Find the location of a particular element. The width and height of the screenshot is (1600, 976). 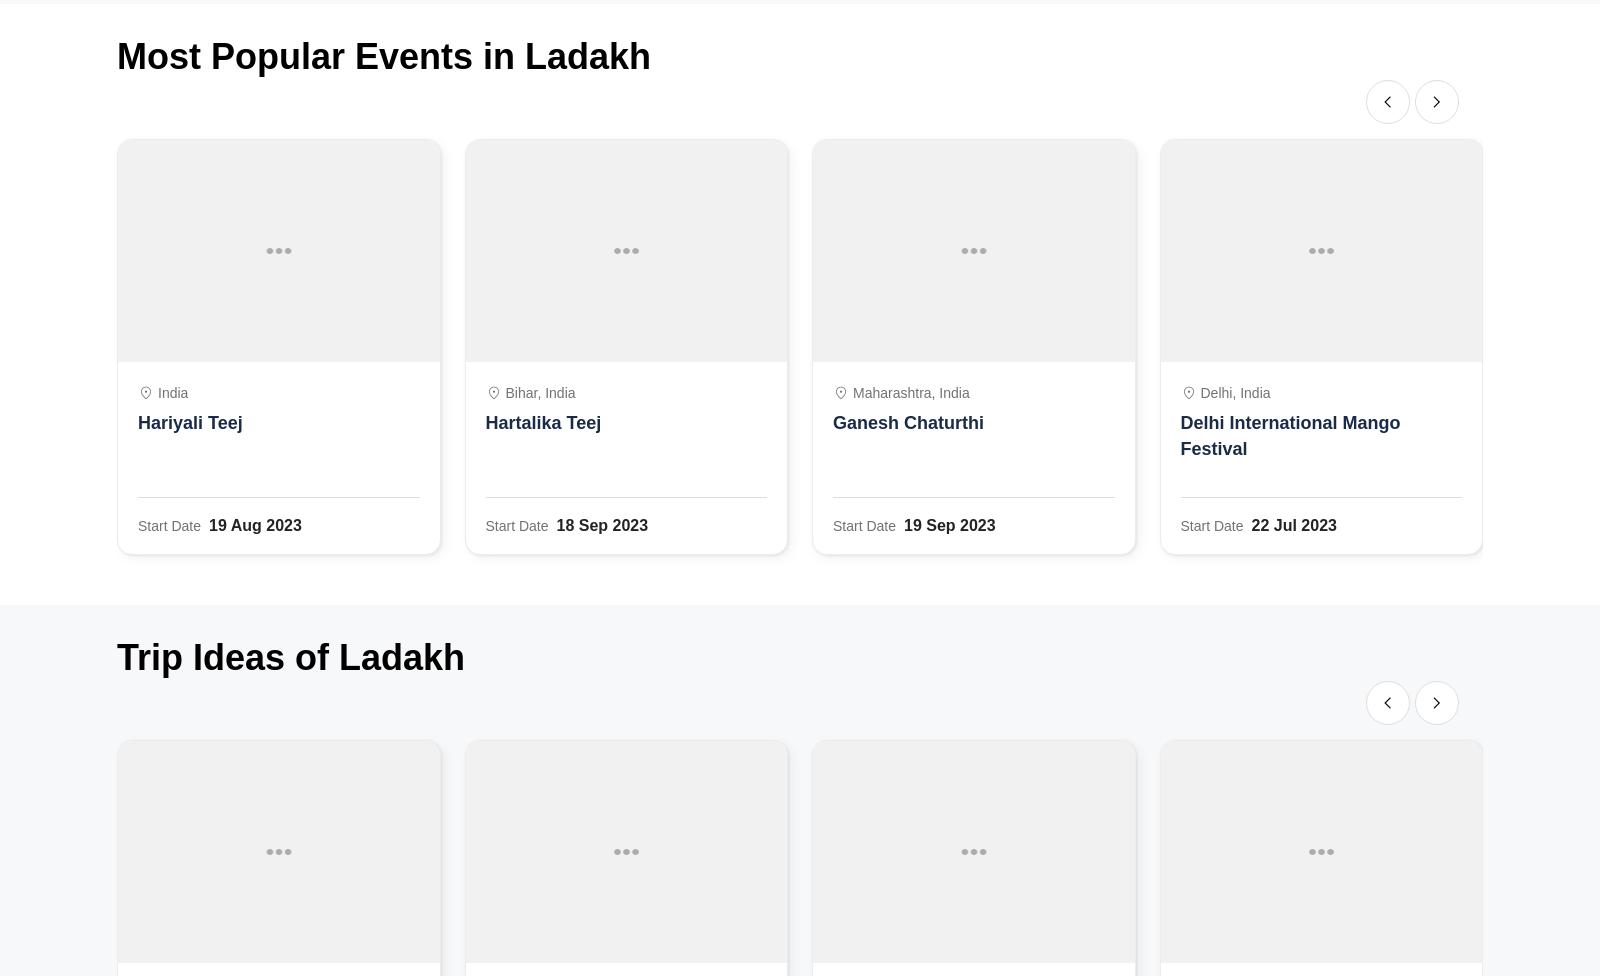

'Bihar,  India' is located at coordinates (539, 392).